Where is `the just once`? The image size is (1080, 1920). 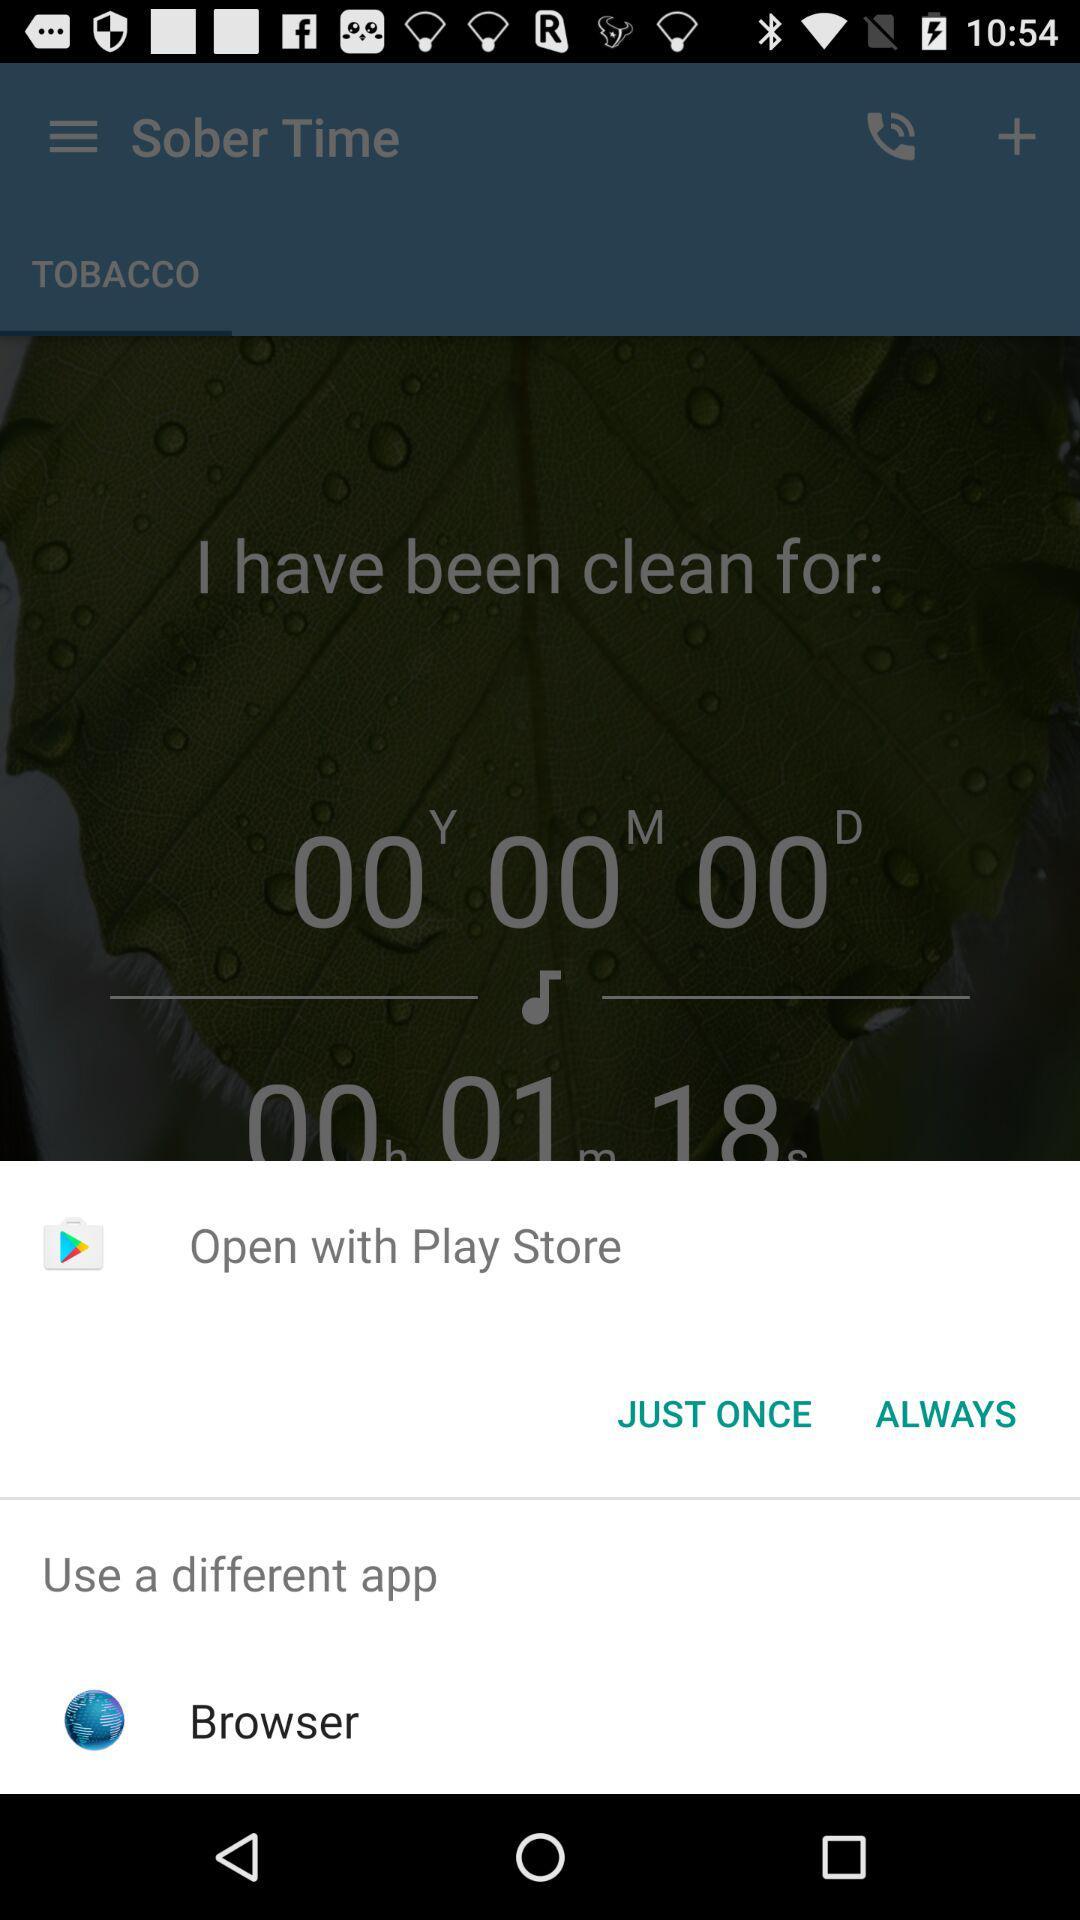
the just once is located at coordinates (713, 1411).